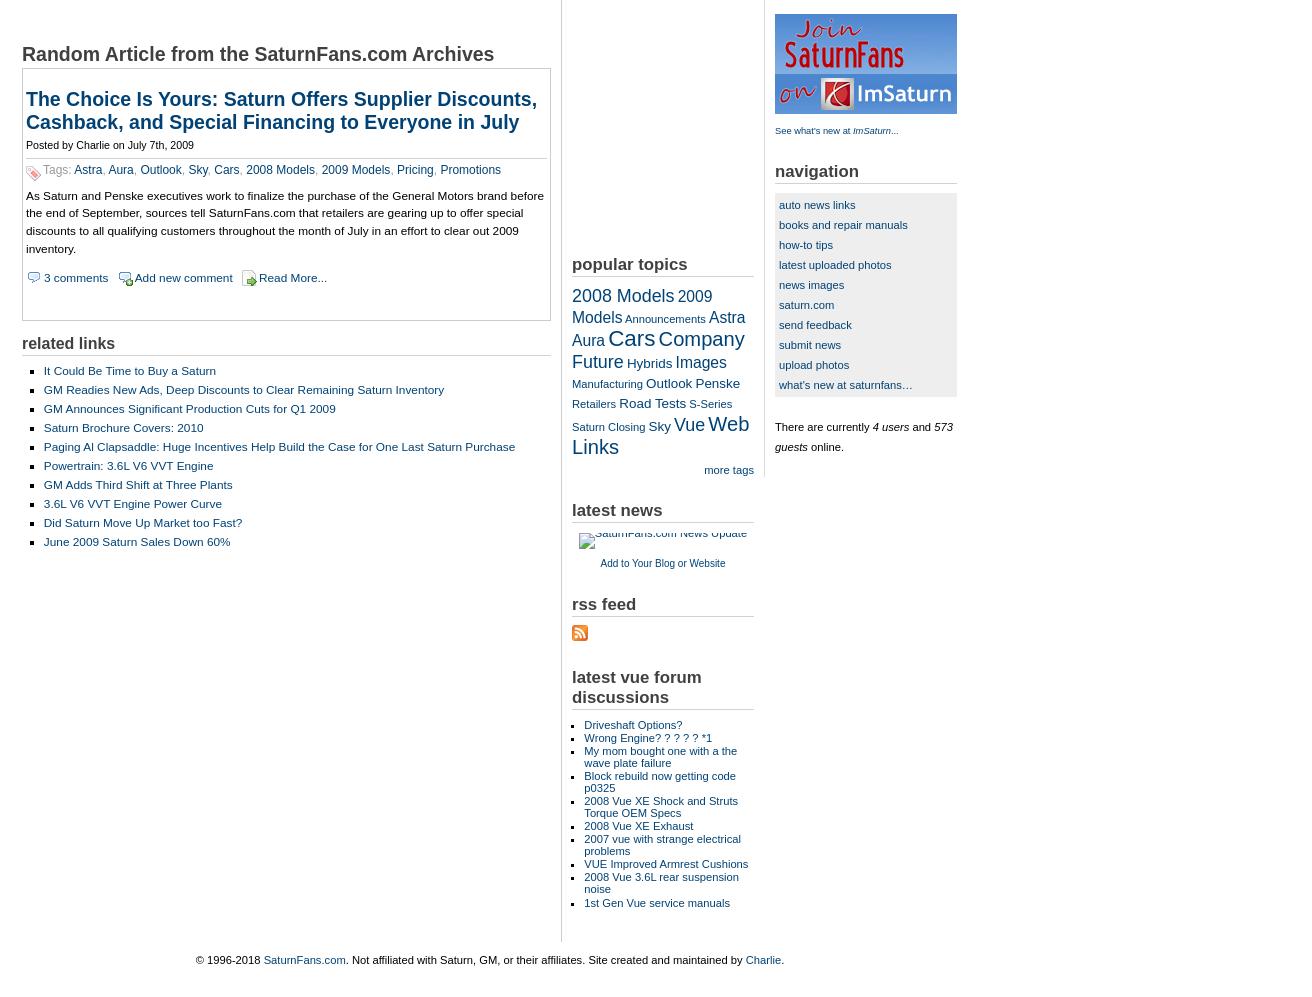 The image size is (1312, 997). What do you see at coordinates (280, 109) in the screenshot?
I see `'The Choice Is Yours: Saturn Offers Supplier Discounts, Cashback, and Special Financing to Everyone in July'` at bounding box center [280, 109].